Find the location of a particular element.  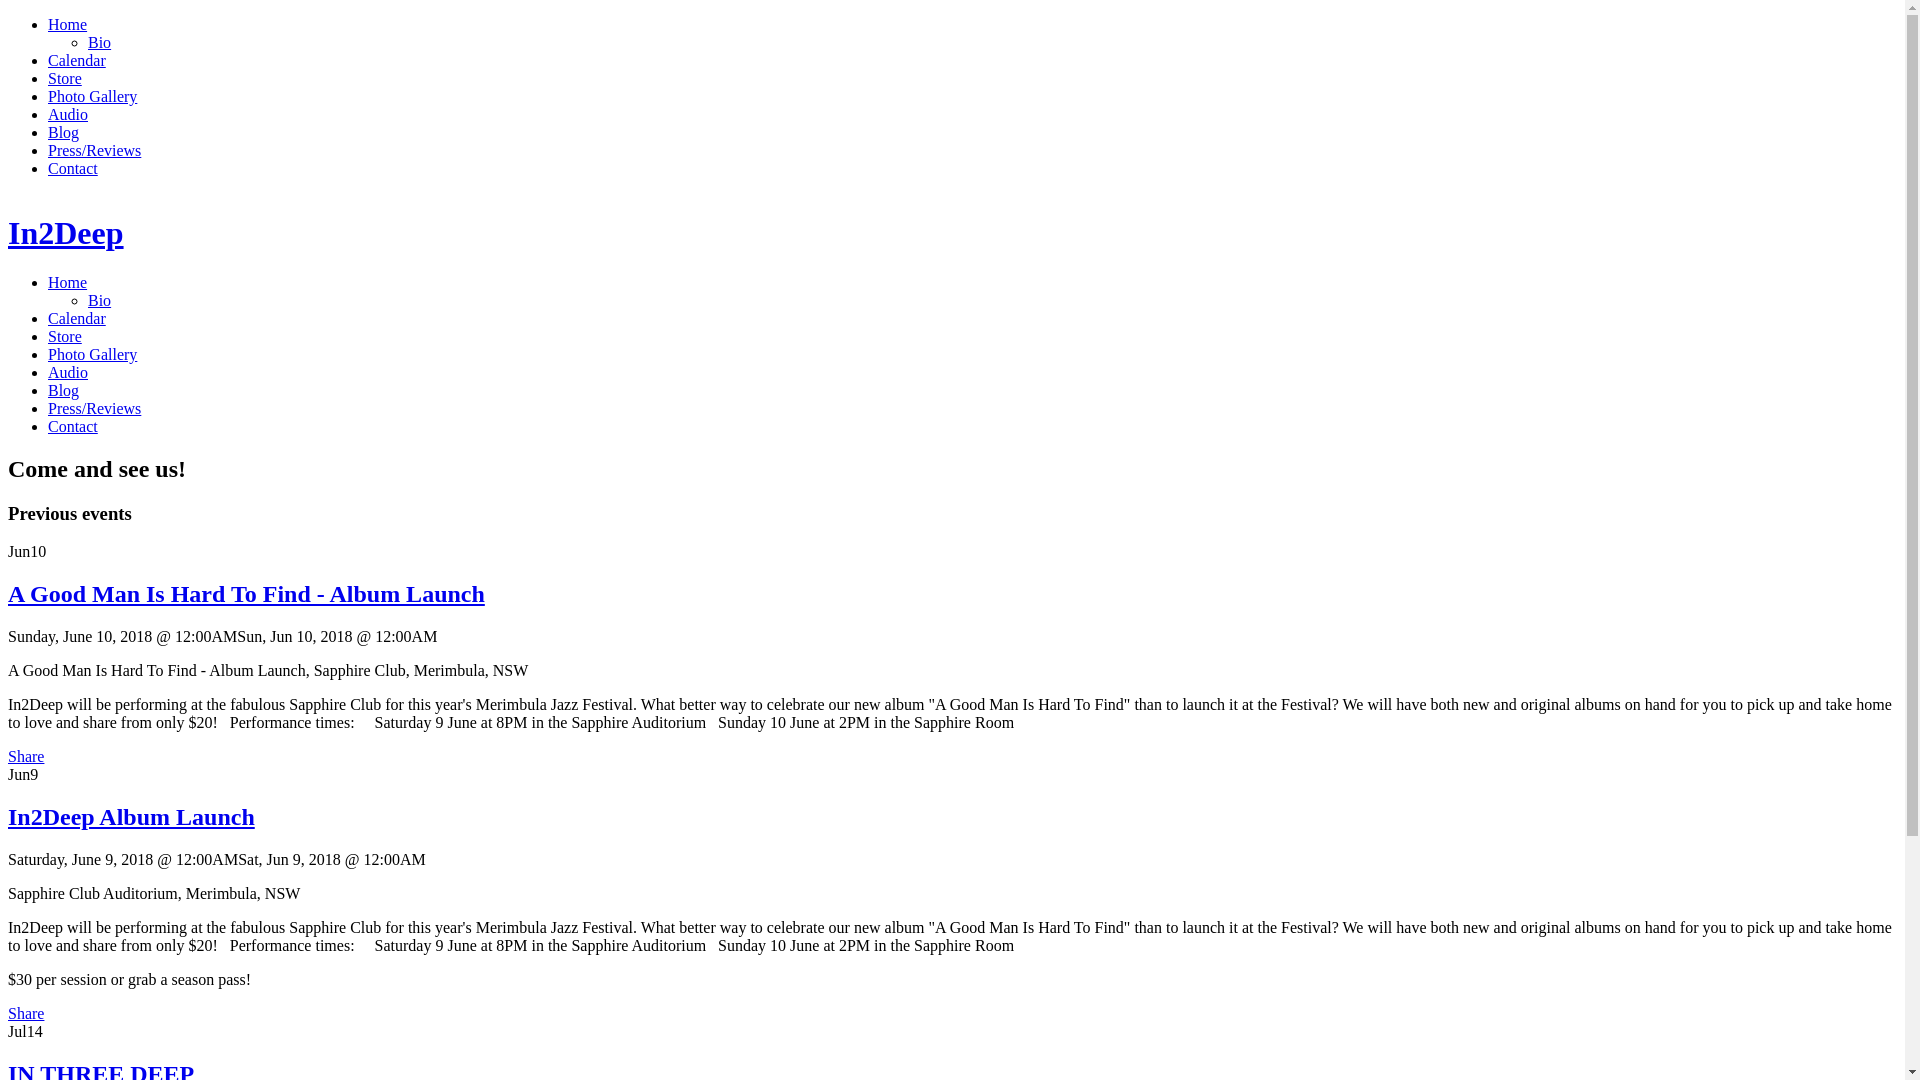

'A Good Man Is Hard To Find - Album Launch' is located at coordinates (245, 593).